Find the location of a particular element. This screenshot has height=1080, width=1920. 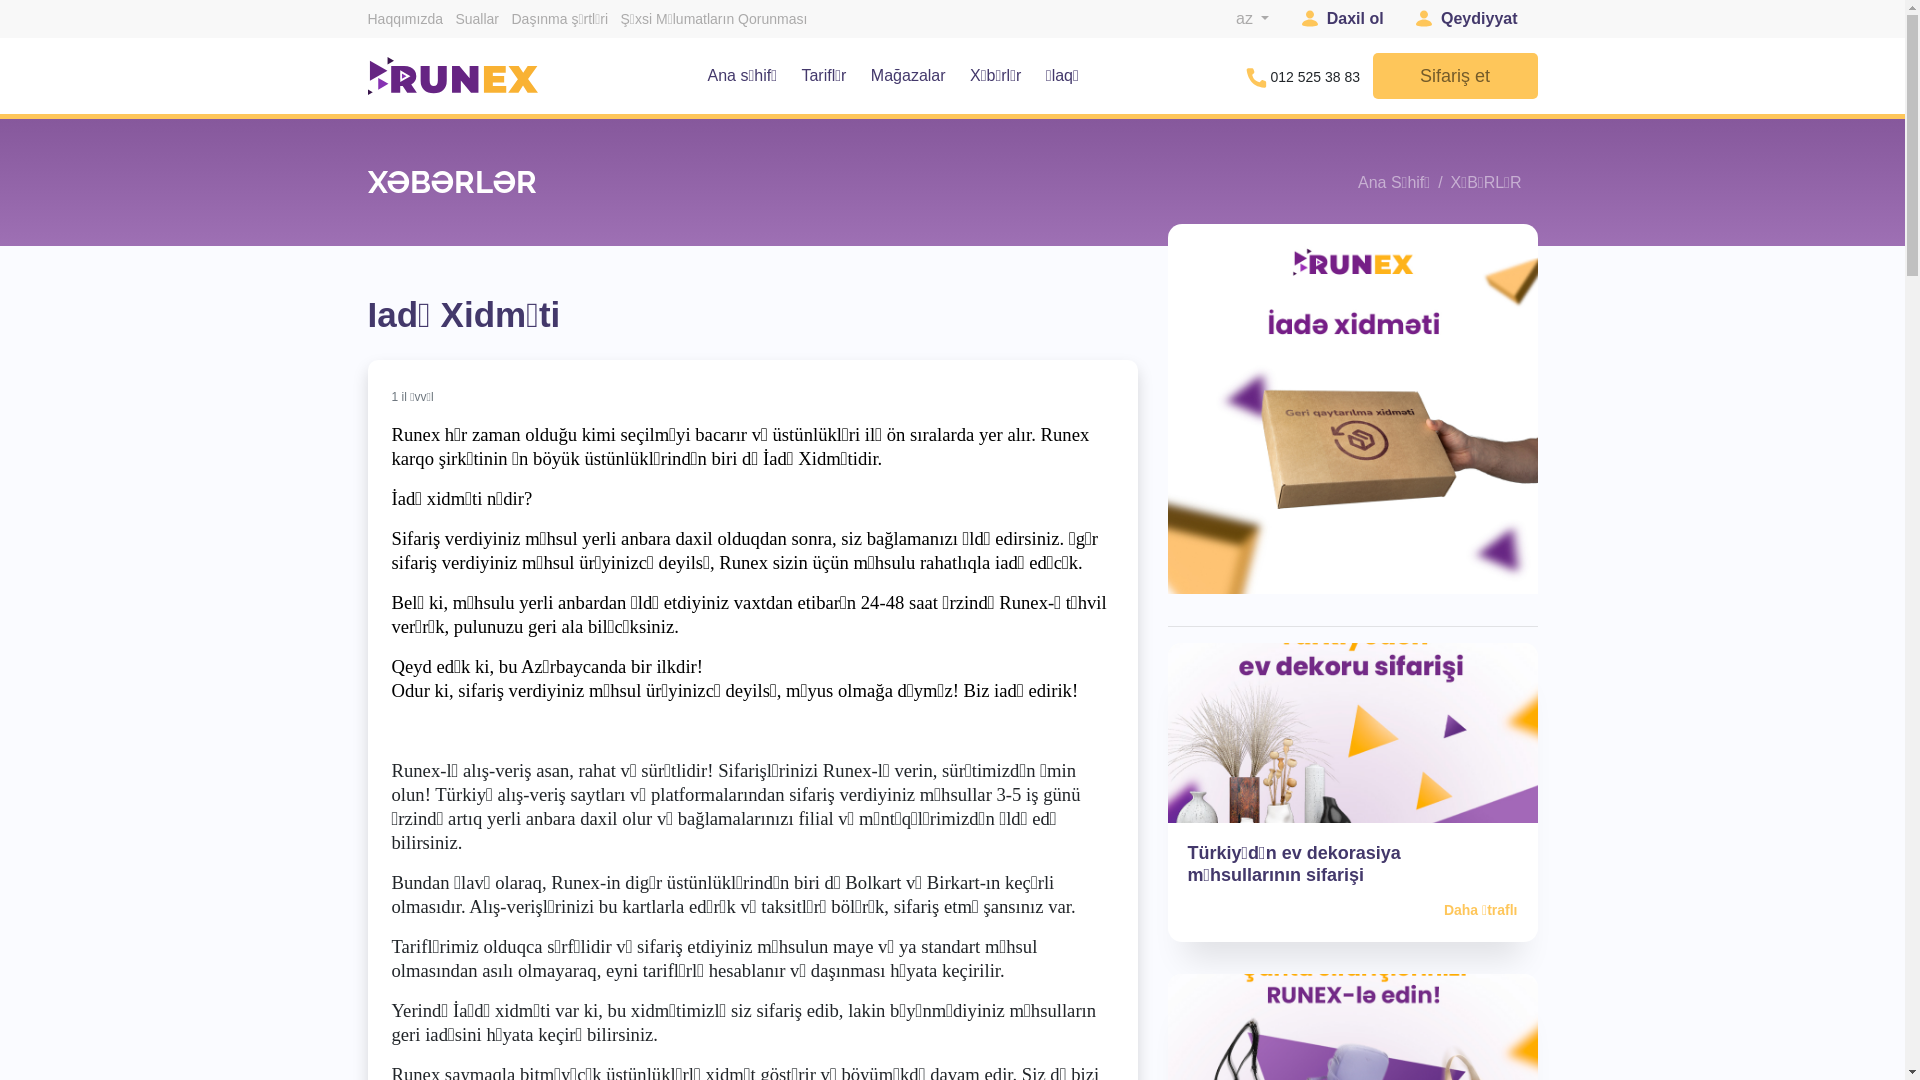

'az' is located at coordinates (1235, 18).